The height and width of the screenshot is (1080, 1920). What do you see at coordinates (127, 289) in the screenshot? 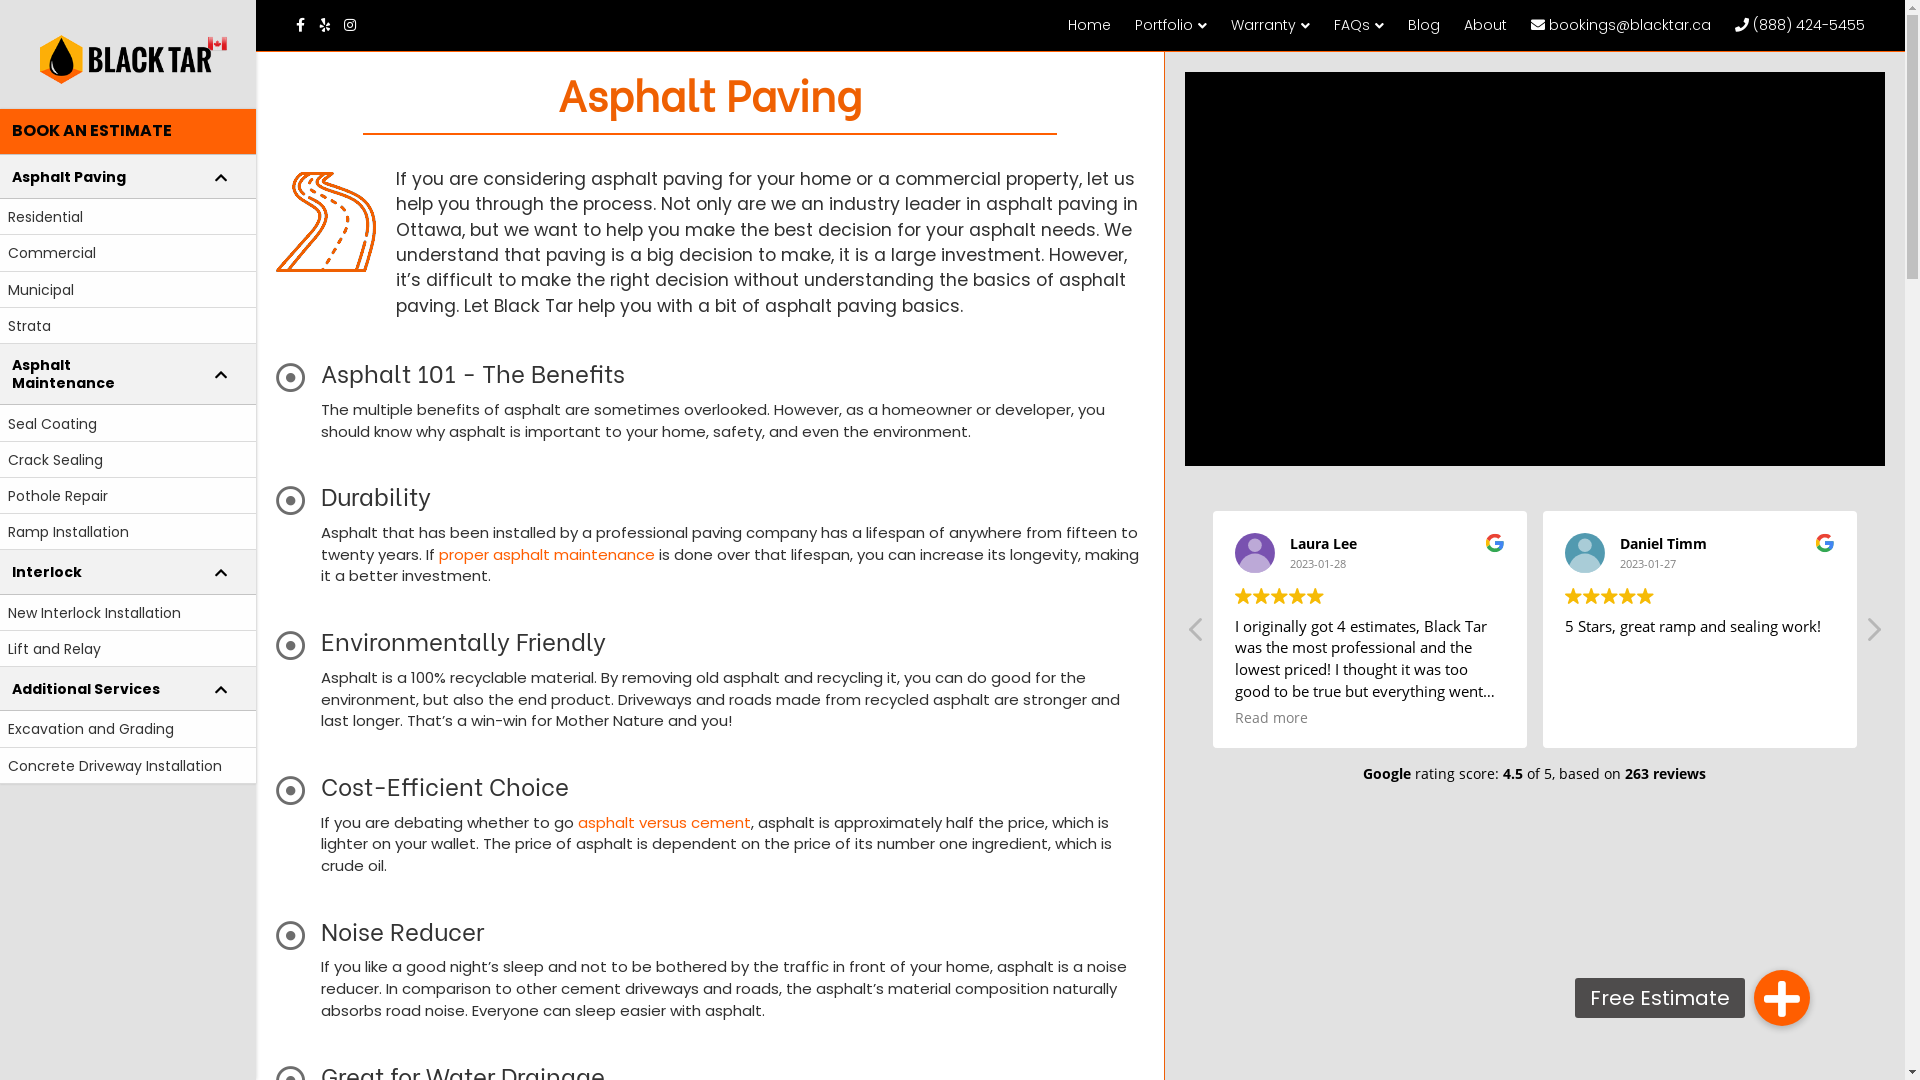
I see `'Municipal'` at bounding box center [127, 289].